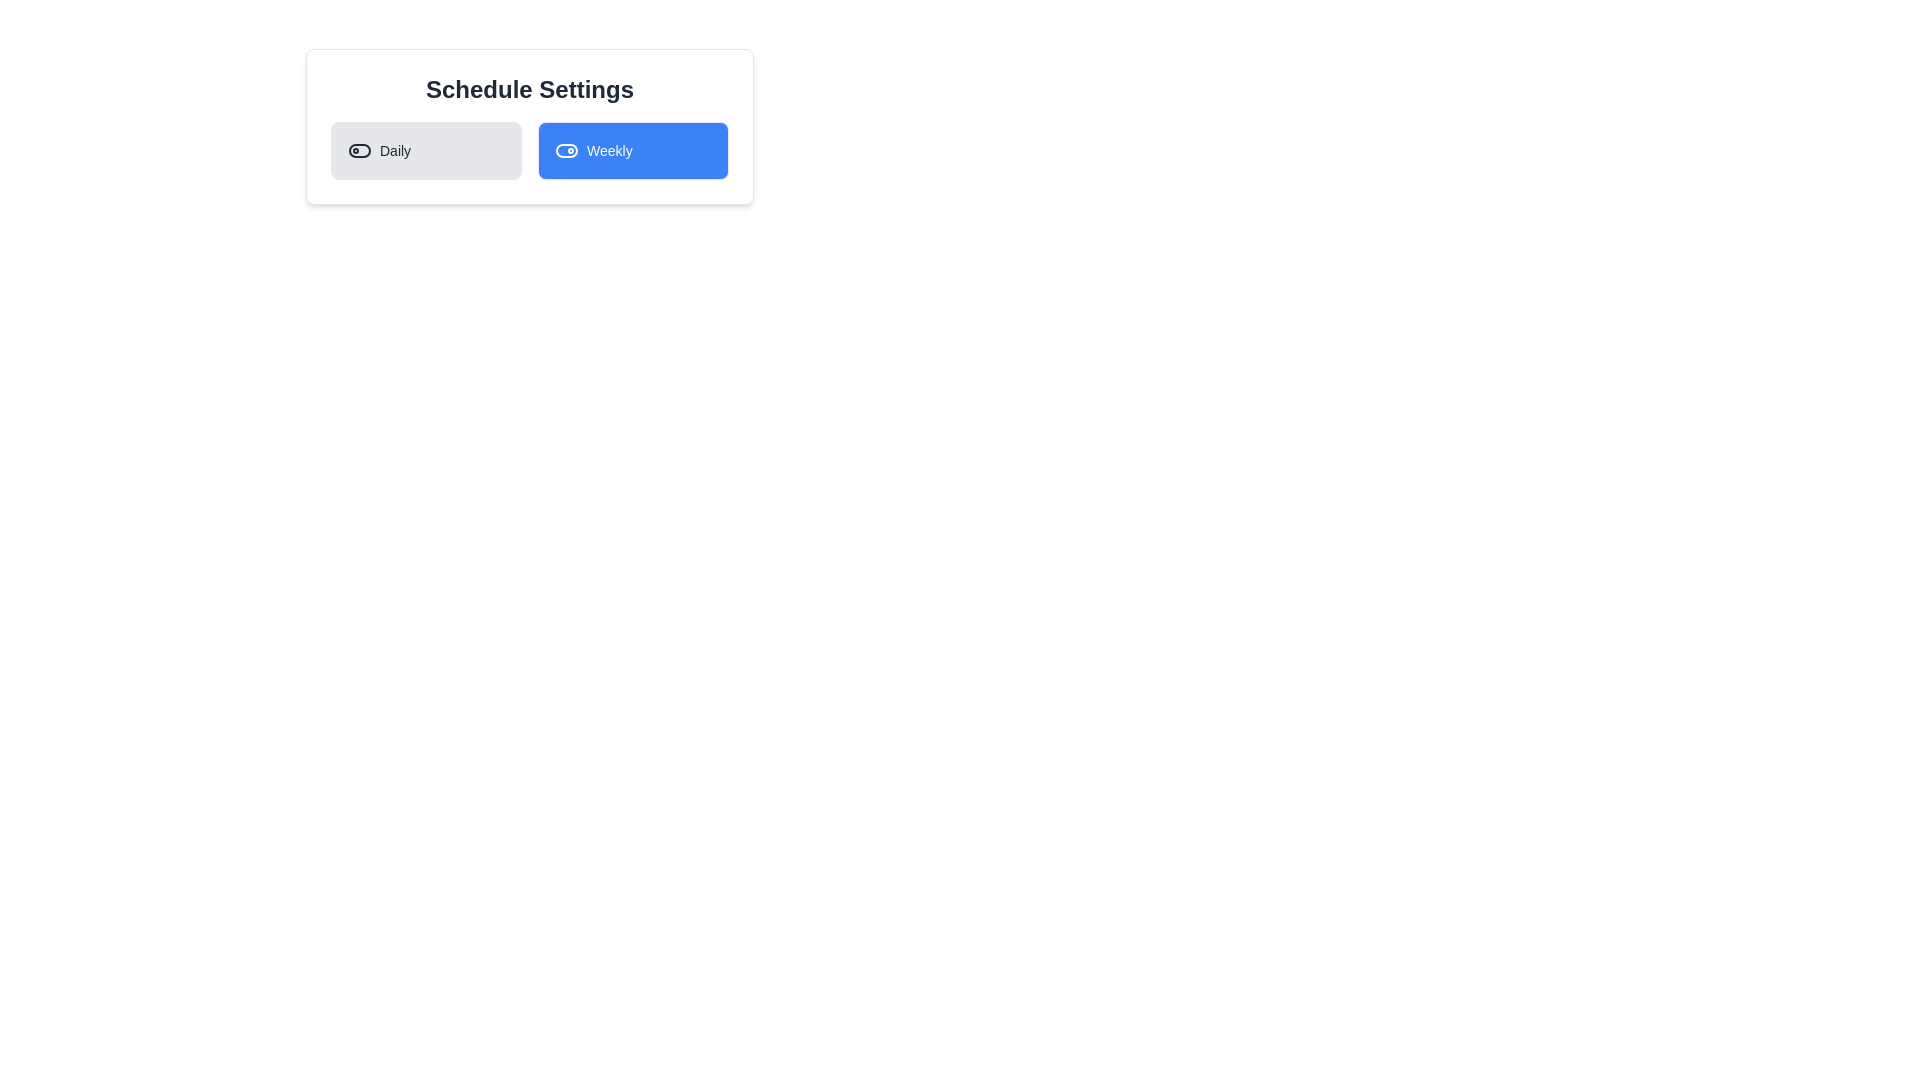 This screenshot has height=1080, width=1920. I want to click on the 'Daily' button in the Schedule Settings section, so click(425, 149).